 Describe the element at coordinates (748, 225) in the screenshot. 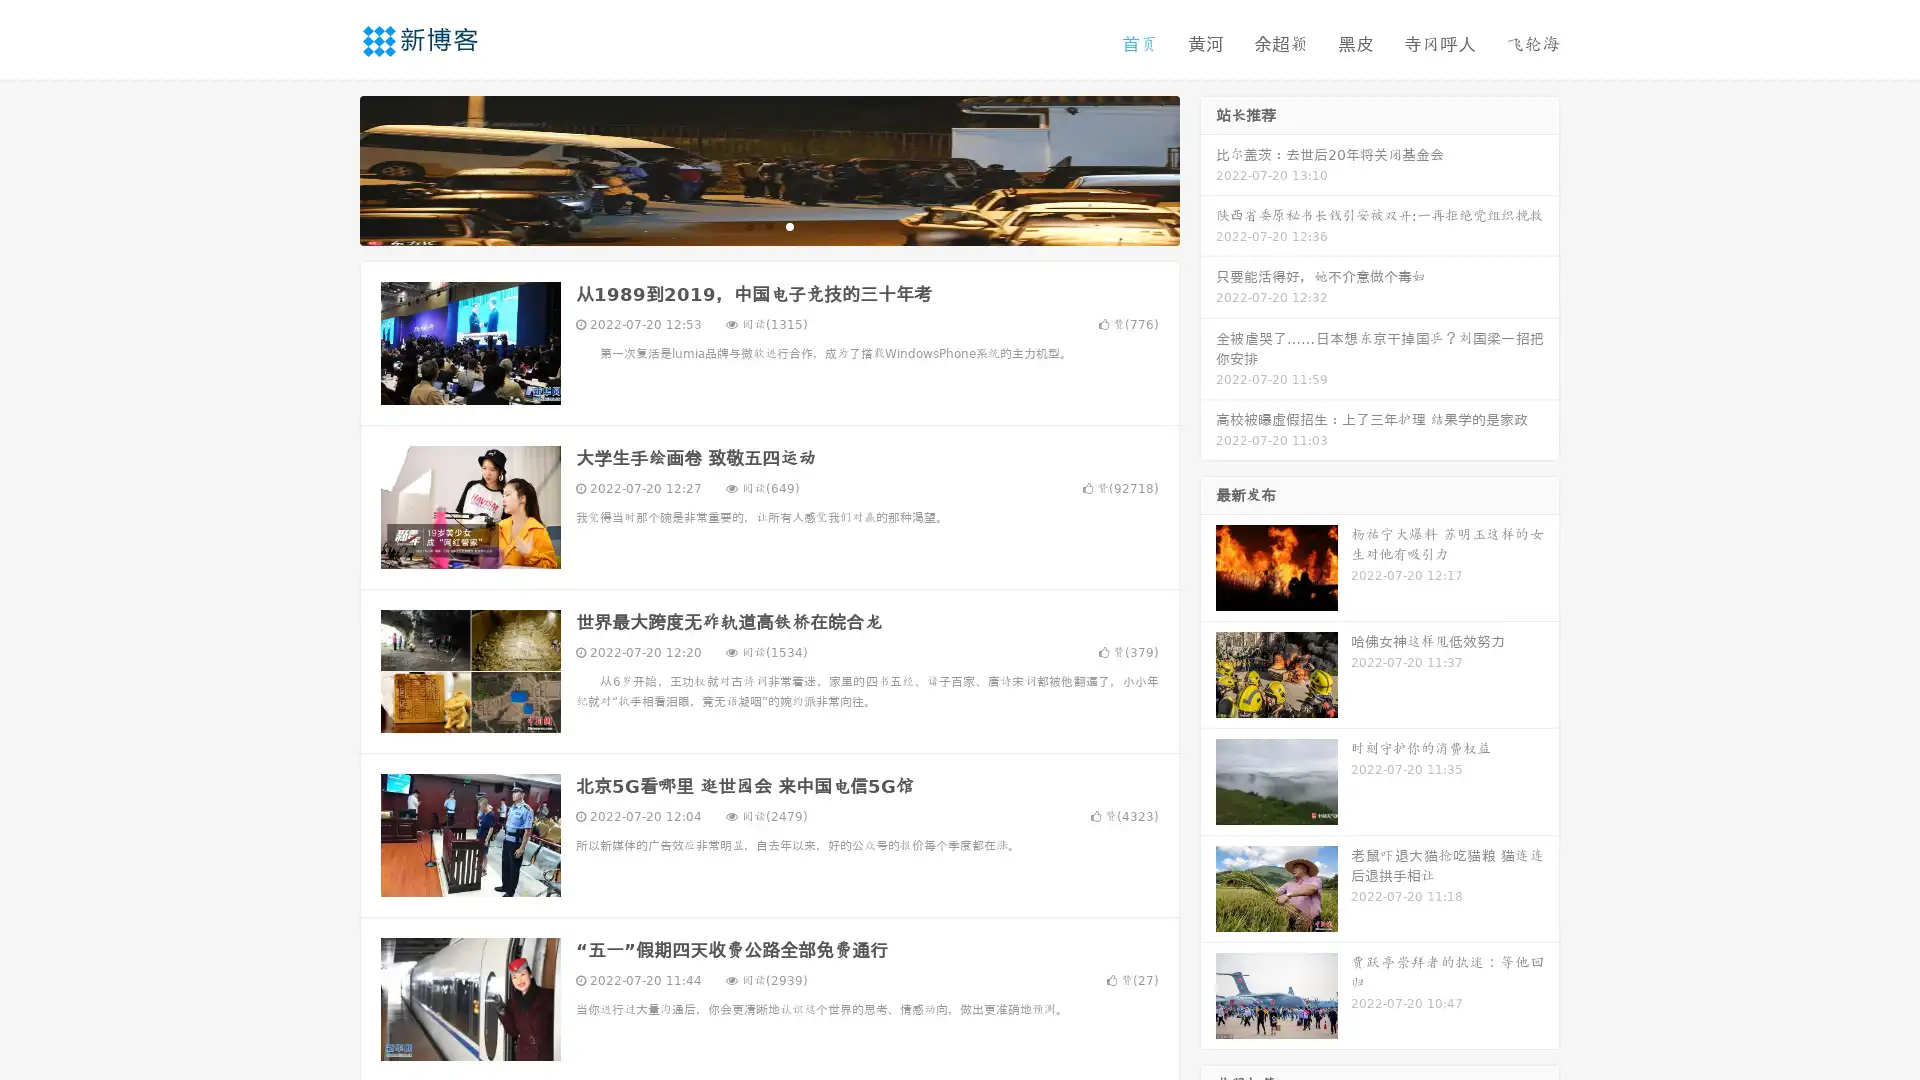

I see `Go to slide 1` at that location.